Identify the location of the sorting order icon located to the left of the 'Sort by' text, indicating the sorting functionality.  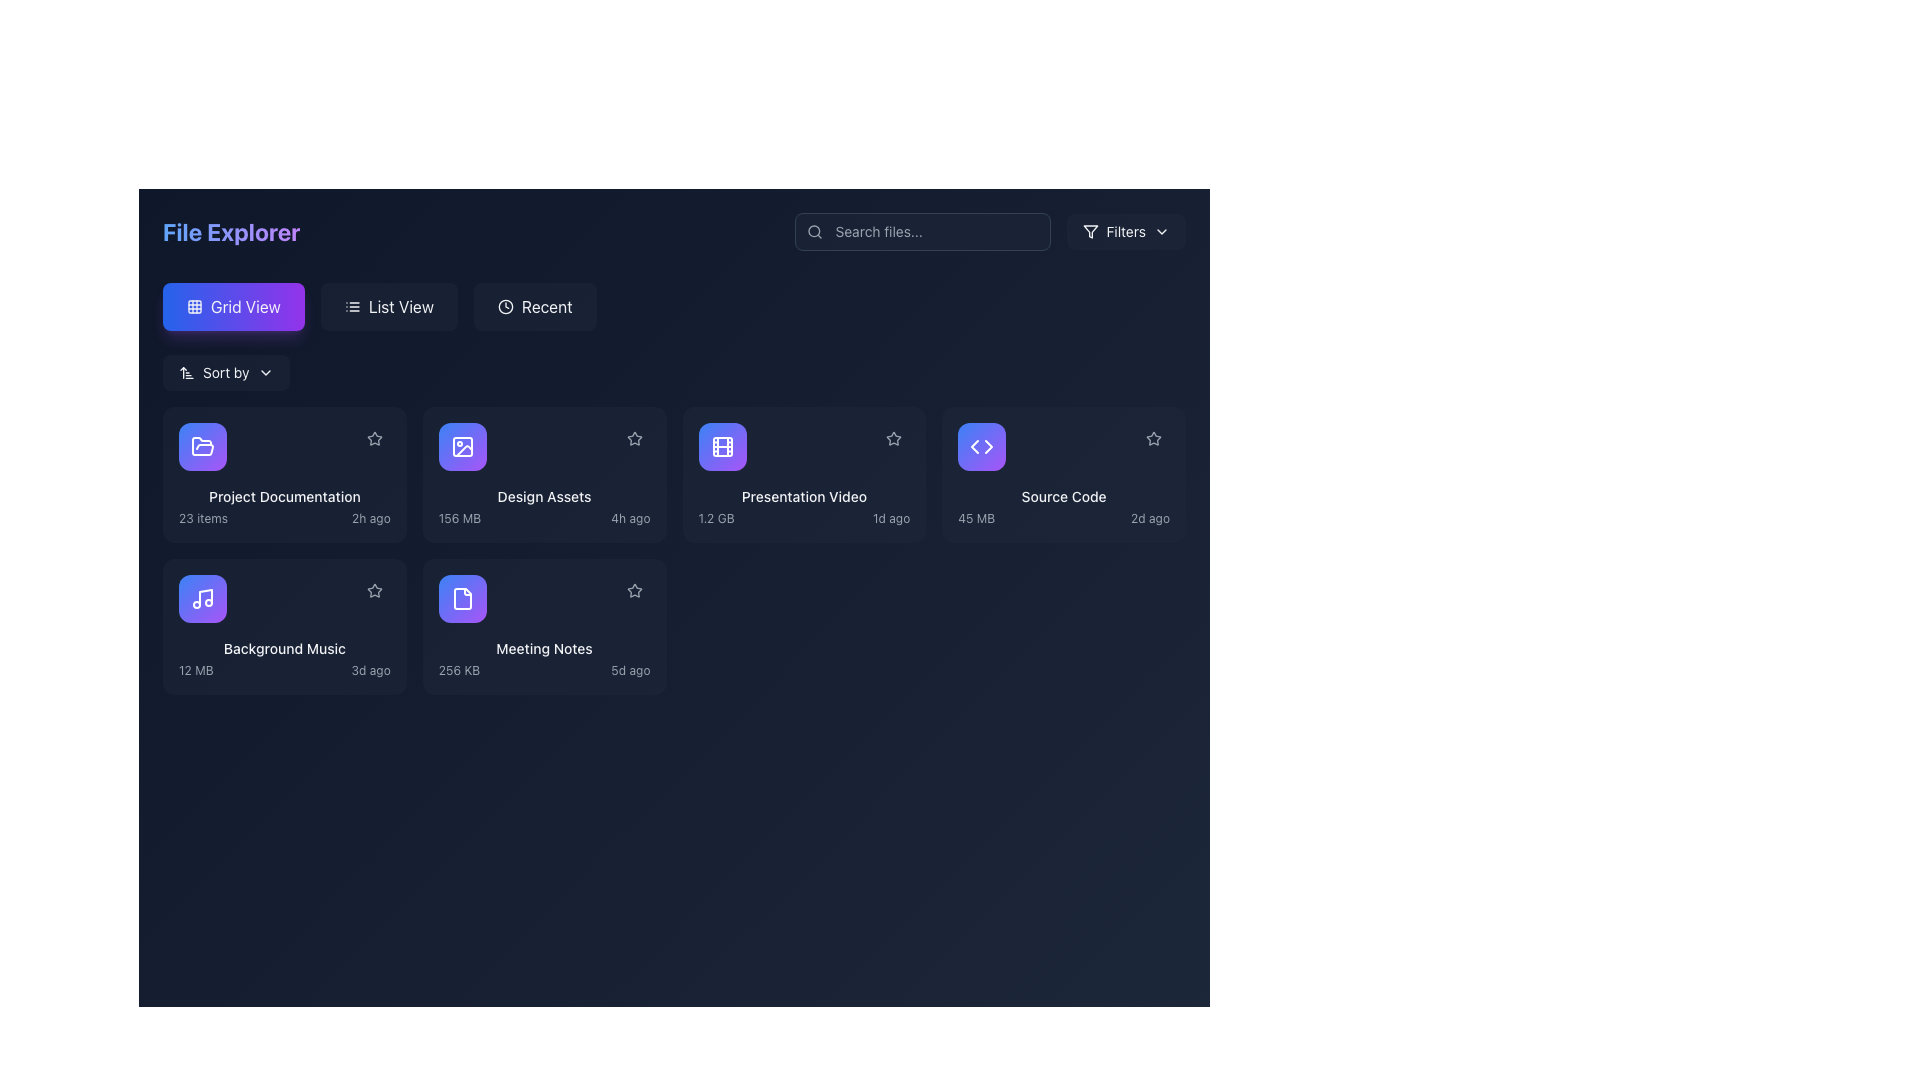
(187, 373).